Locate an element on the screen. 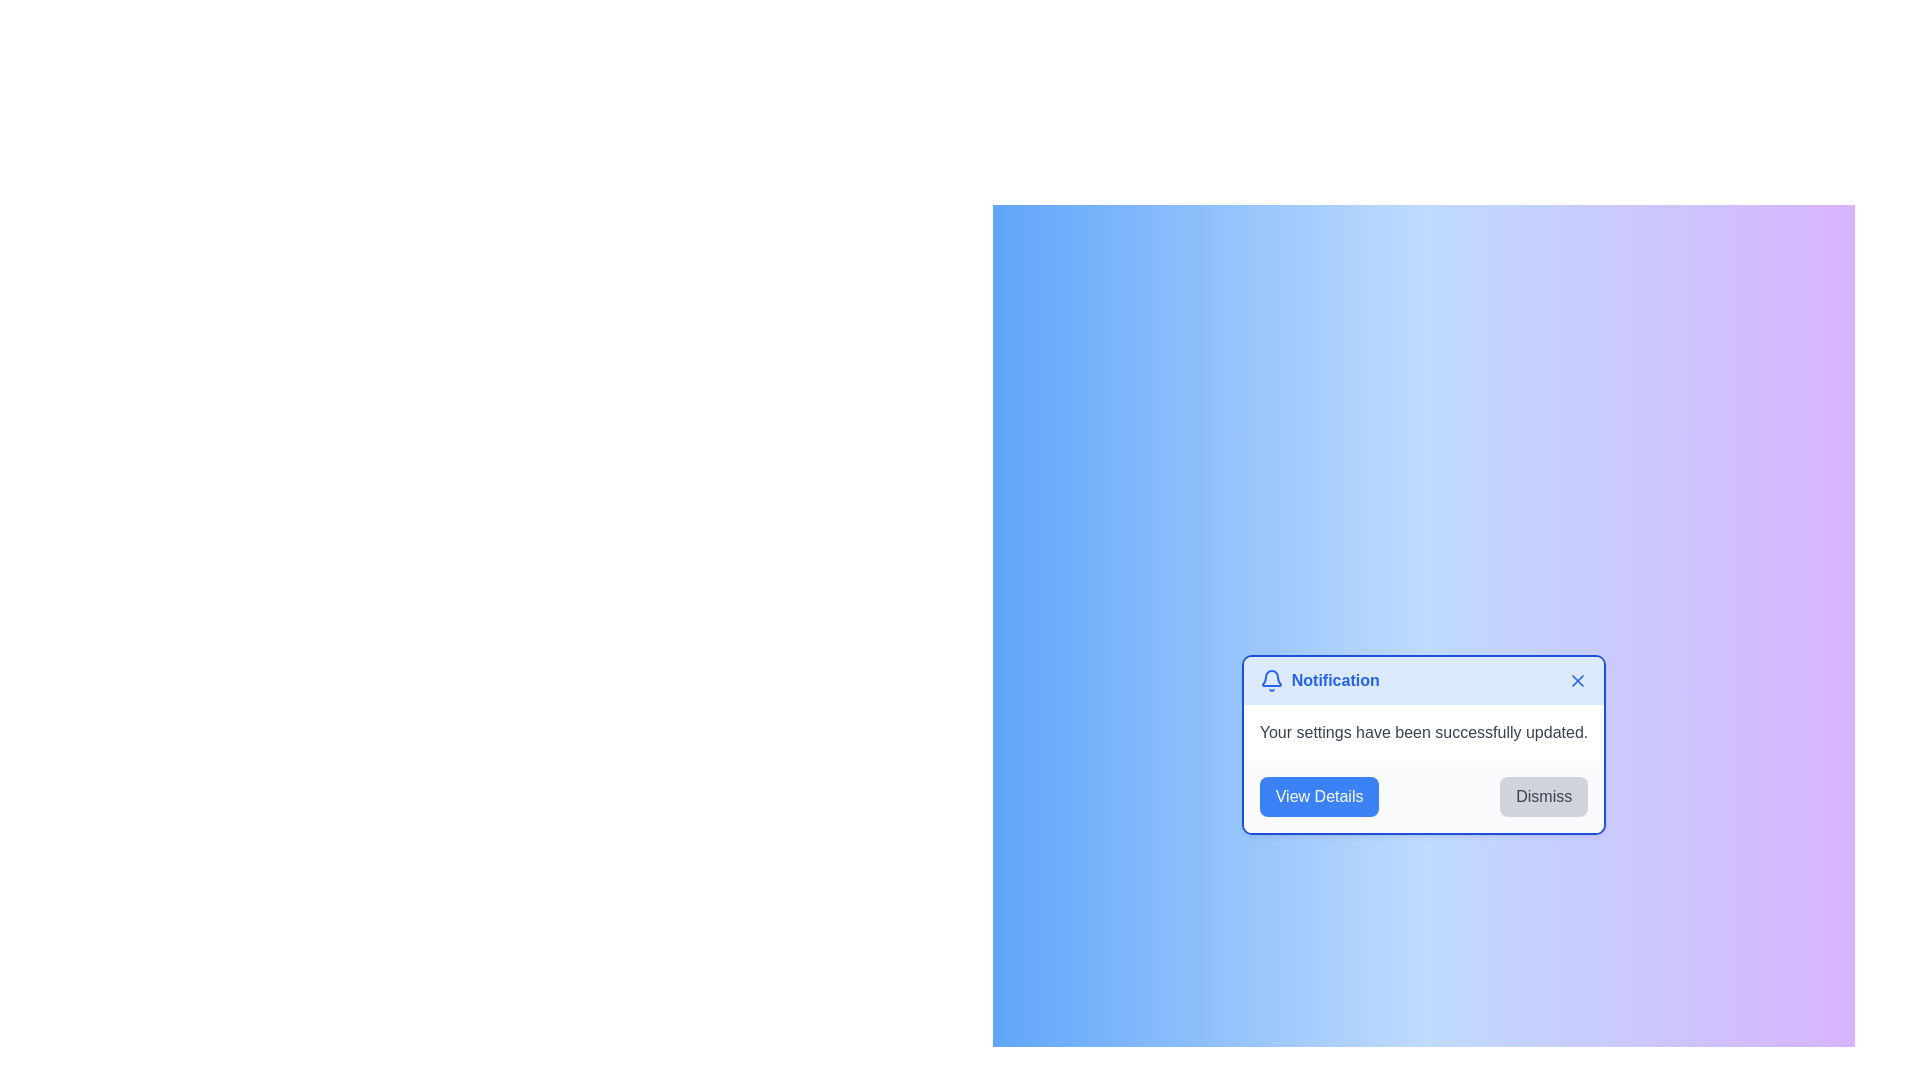 The height and width of the screenshot is (1080, 1920). the close button located at the top-right corner of the notification banner is located at coordinates (1577, 680).